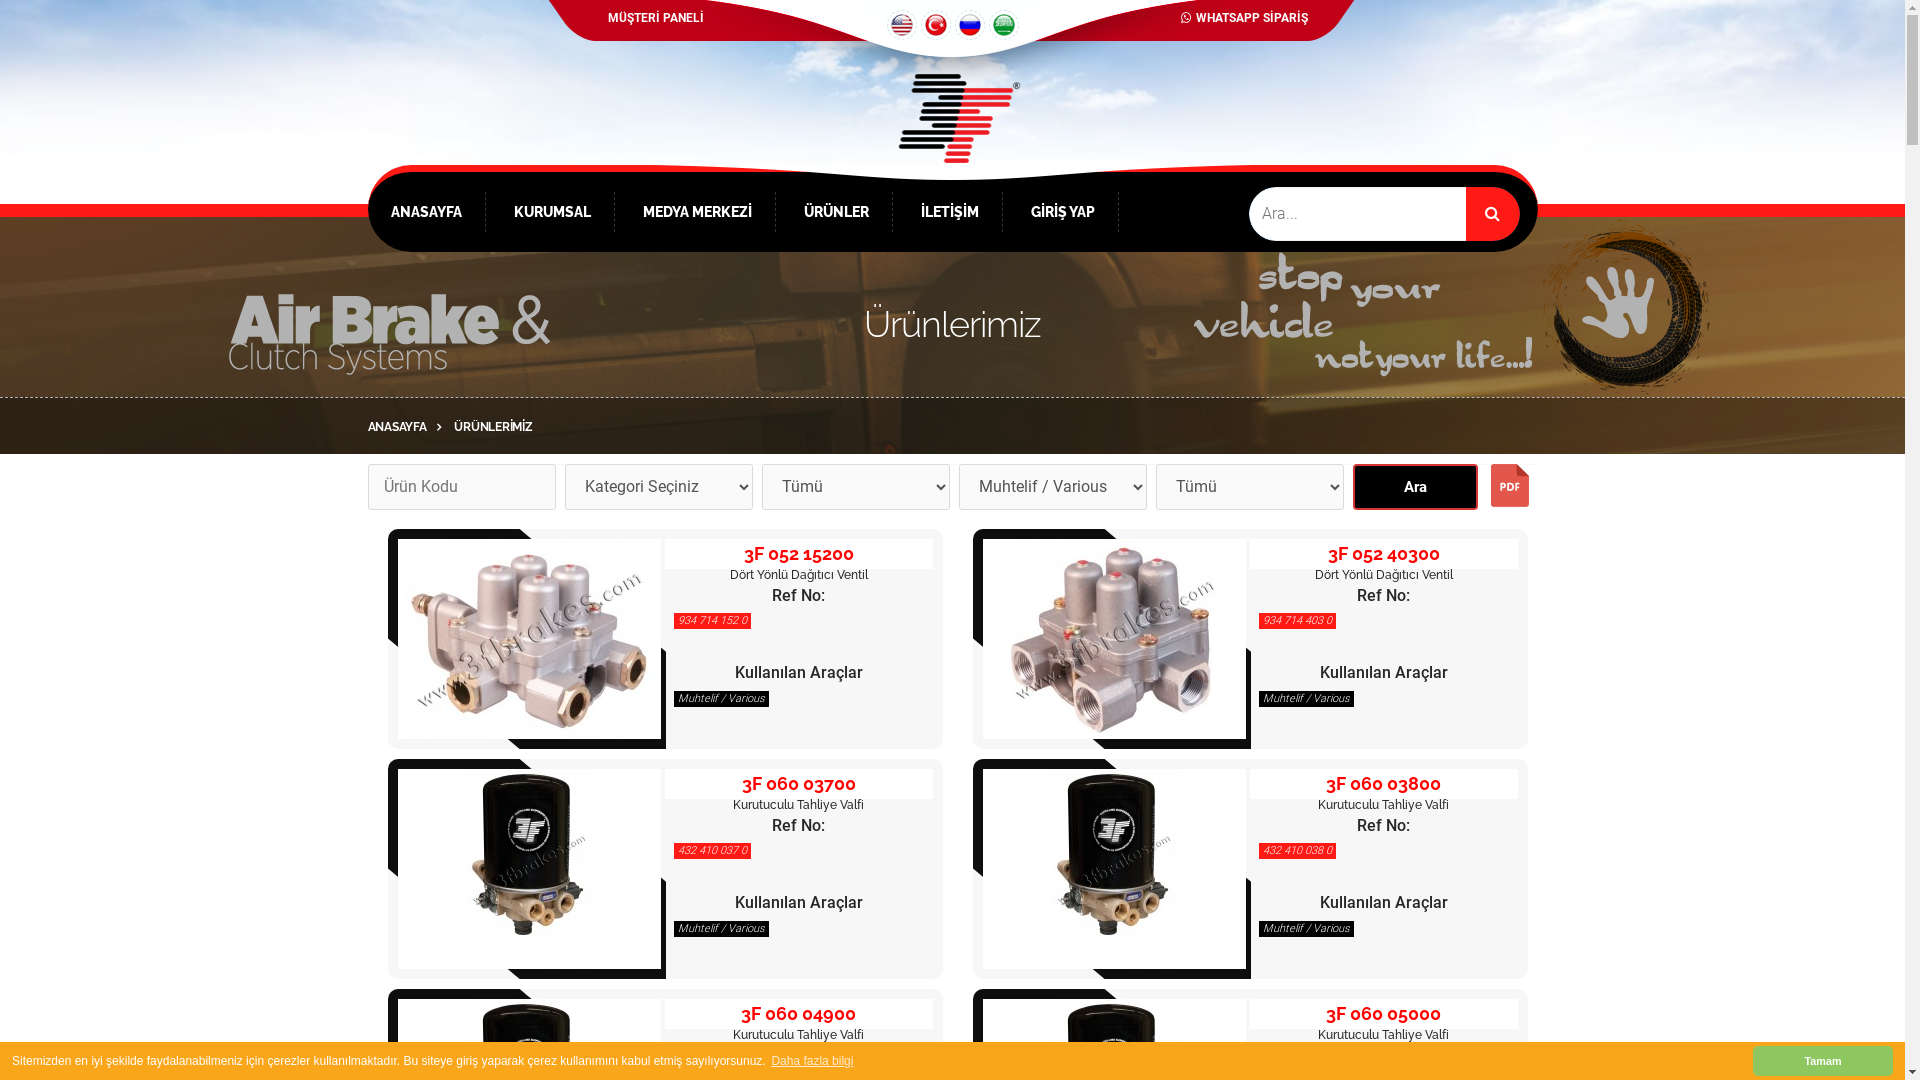 The image size is (1920, 1080). I want to click on 'Daha fazla bilgi', so click(812, 1060).